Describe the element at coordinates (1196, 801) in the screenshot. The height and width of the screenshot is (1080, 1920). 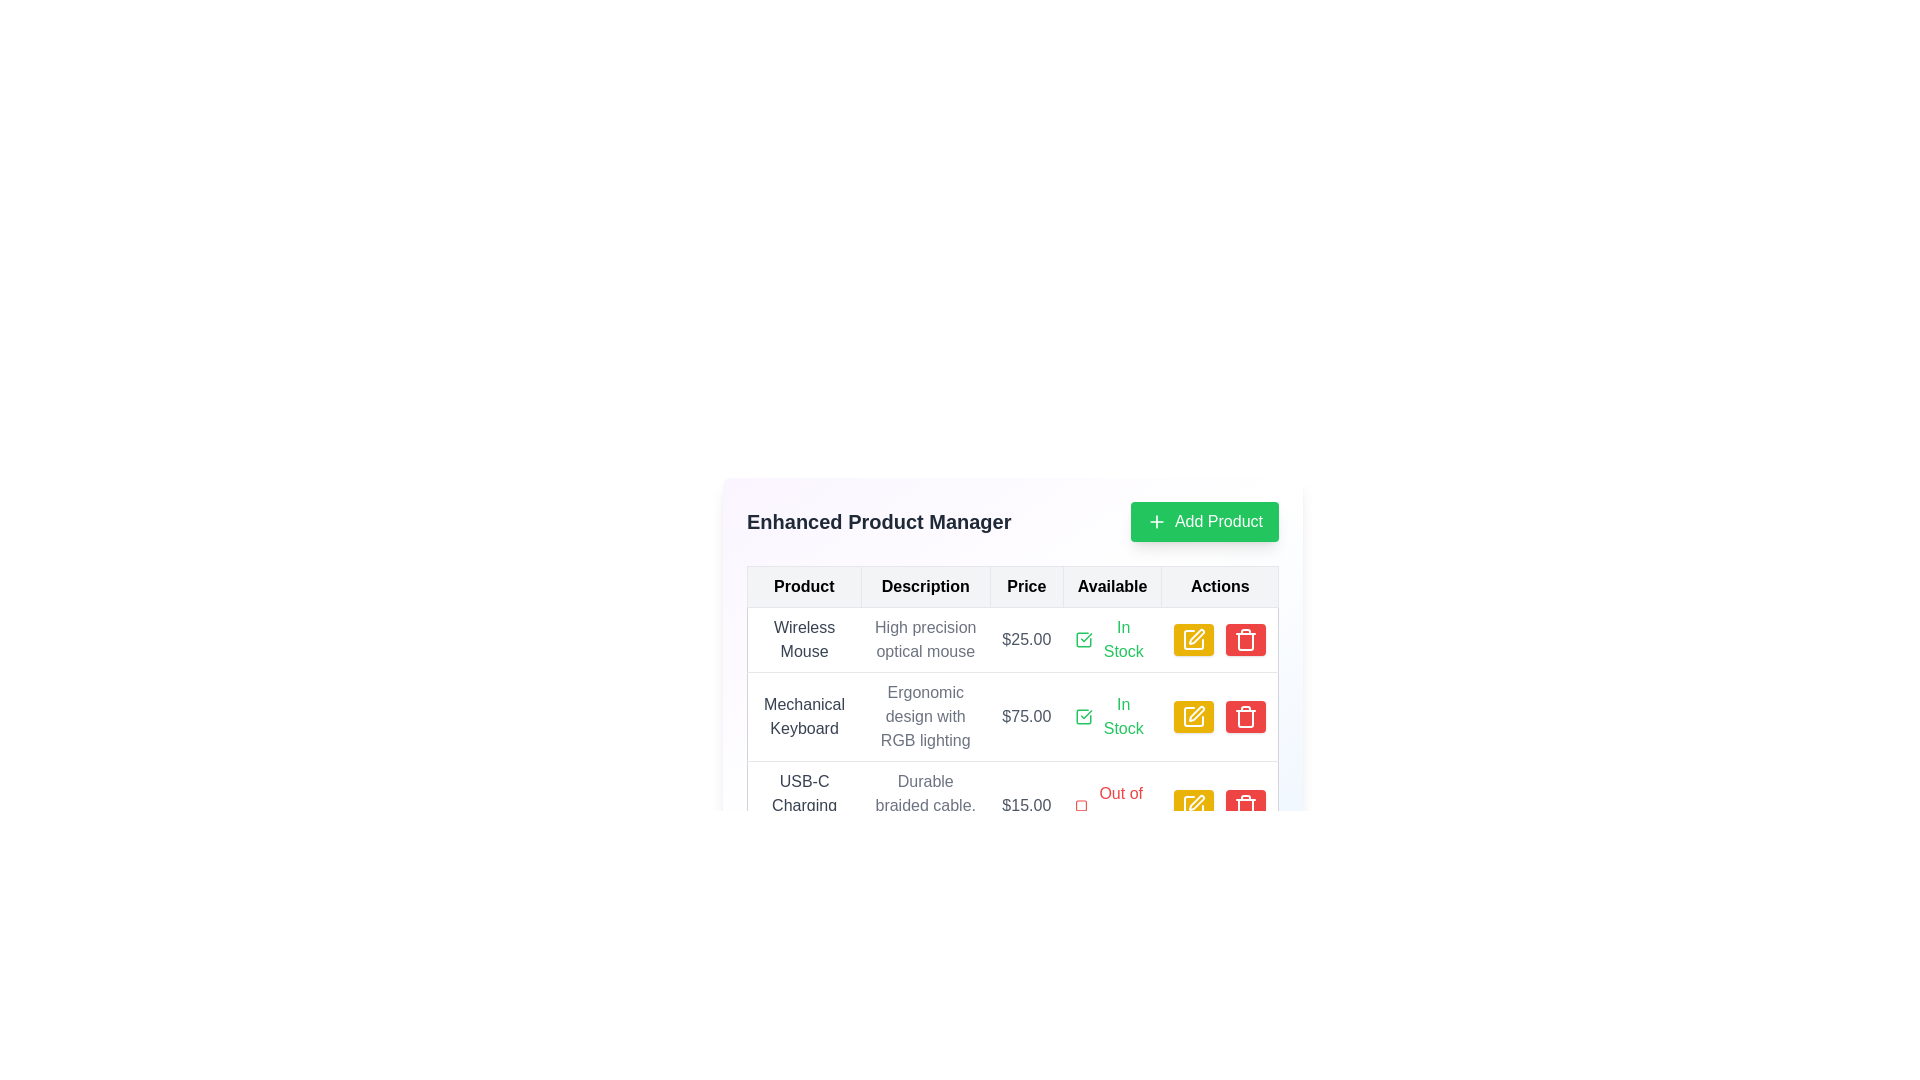
I see `the vector graphic resembling a pen symbol within the yellow button in the 'Actions' column of the third row in the 'Enhanced Product Manager' table` at that location.